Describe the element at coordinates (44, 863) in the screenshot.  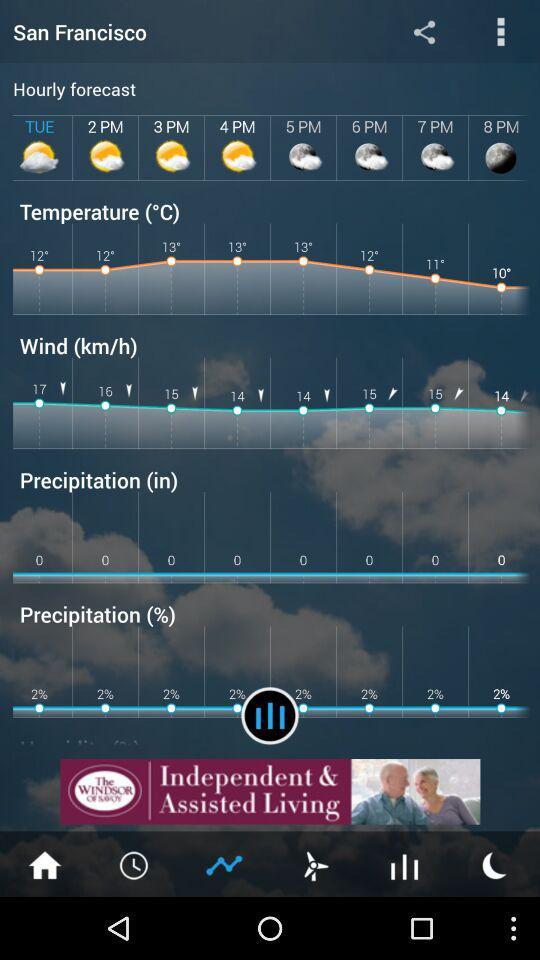
I see `home page` at that location.